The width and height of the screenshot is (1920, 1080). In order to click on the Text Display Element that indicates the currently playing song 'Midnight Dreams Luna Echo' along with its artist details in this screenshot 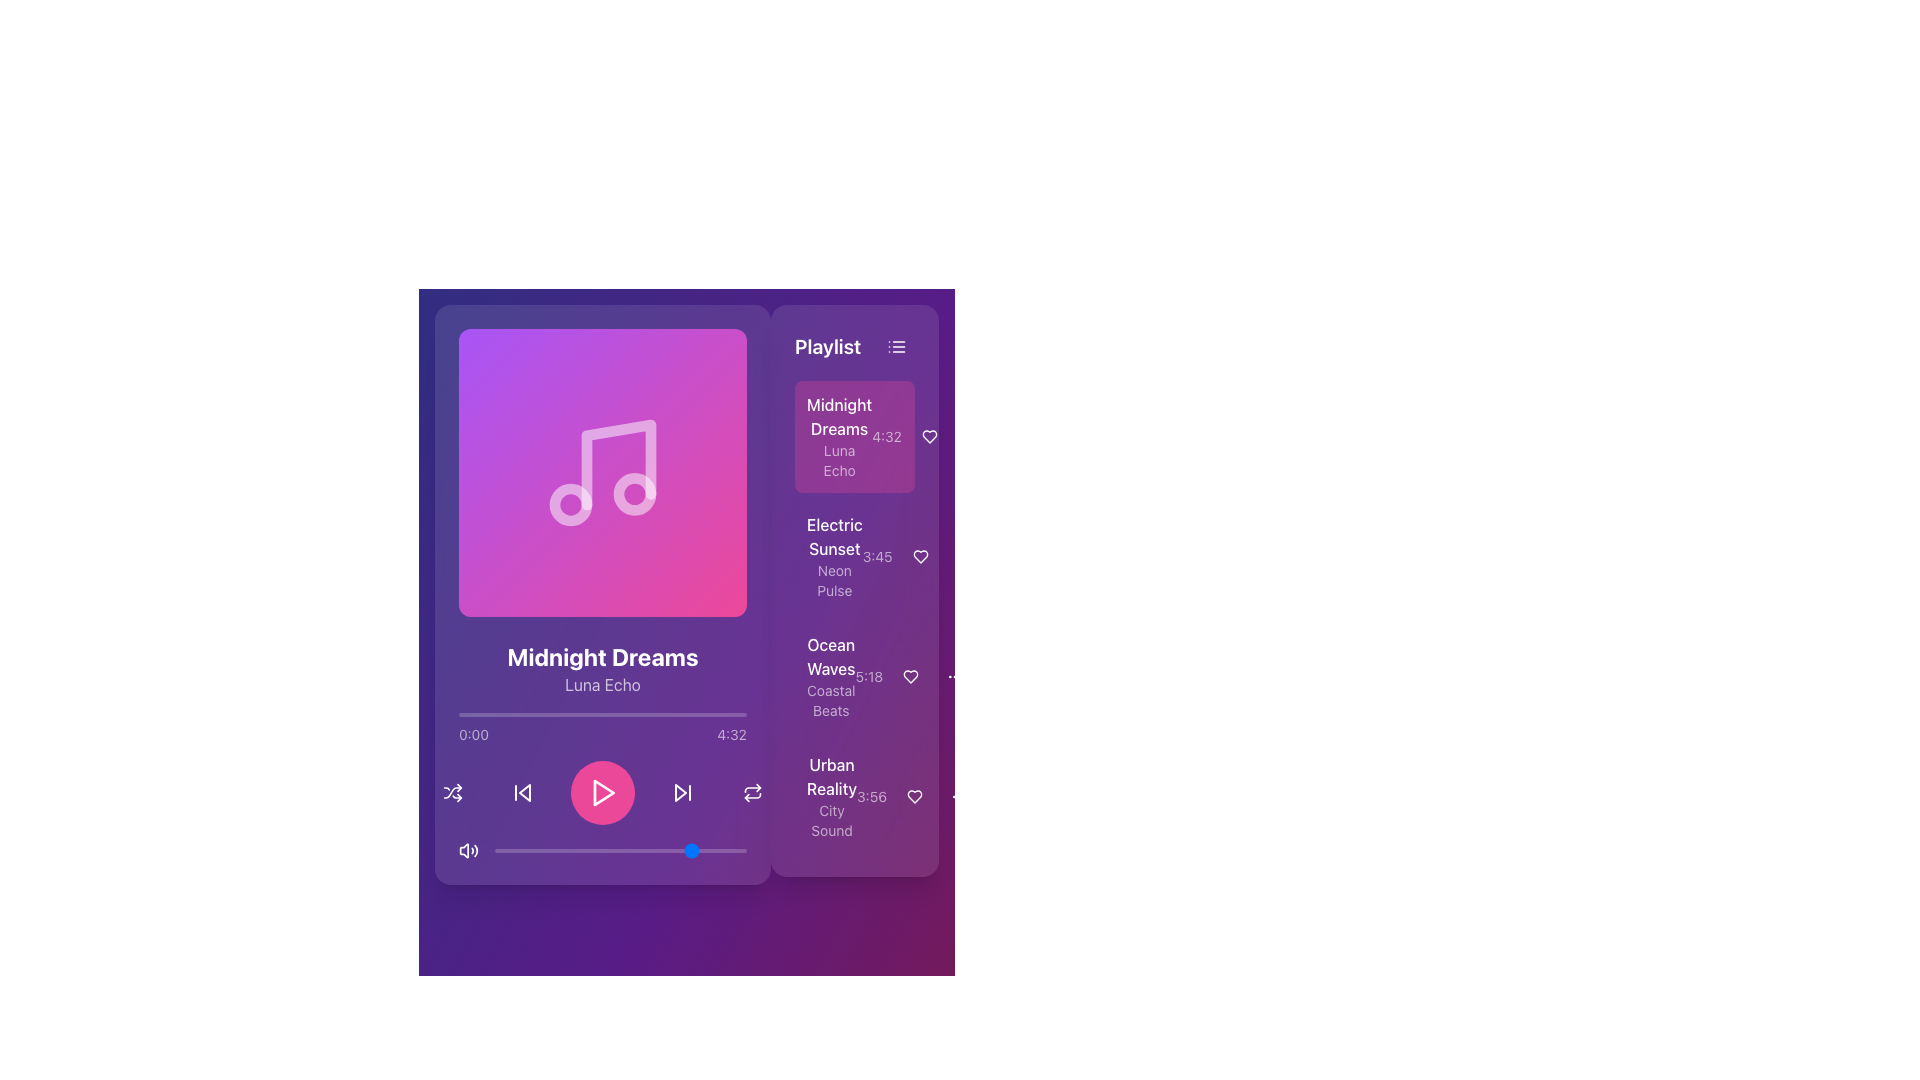, I will do `click(602, 668)`.